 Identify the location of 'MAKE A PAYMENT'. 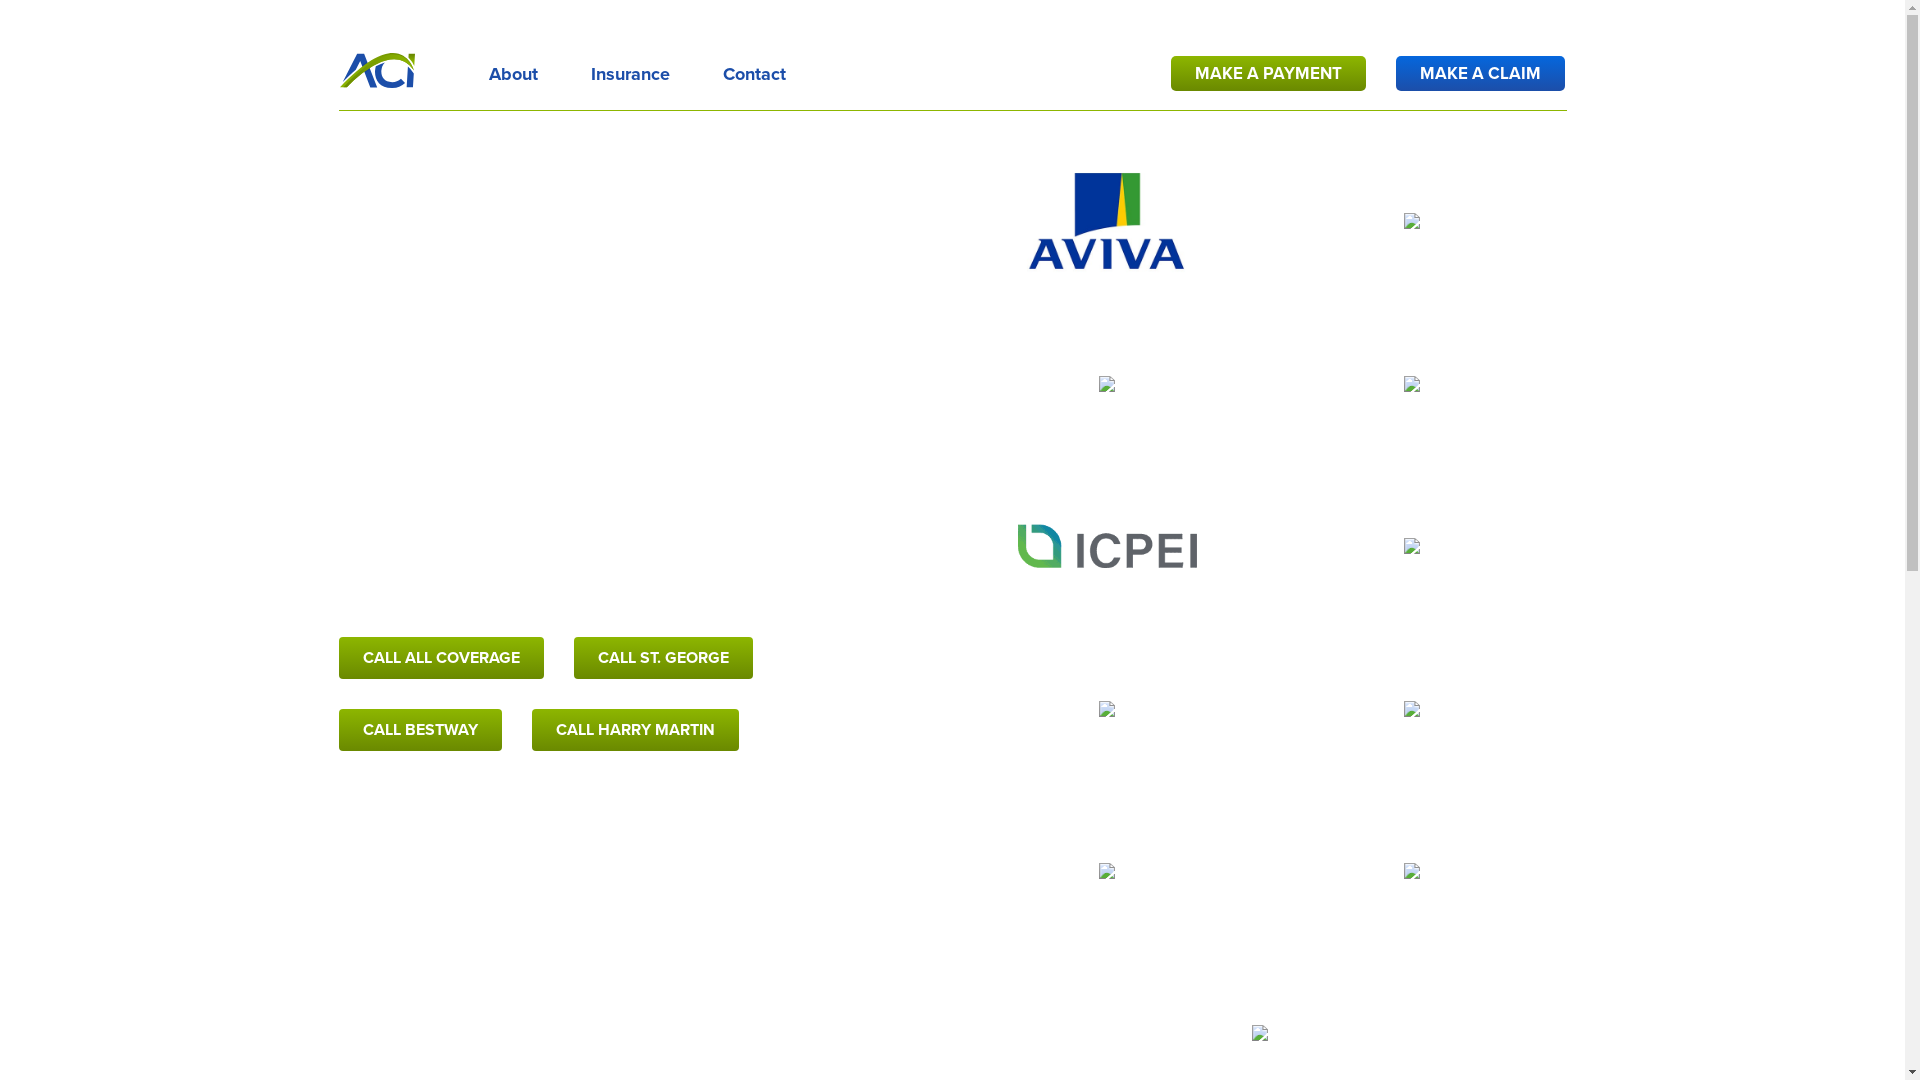
(1267, 72).